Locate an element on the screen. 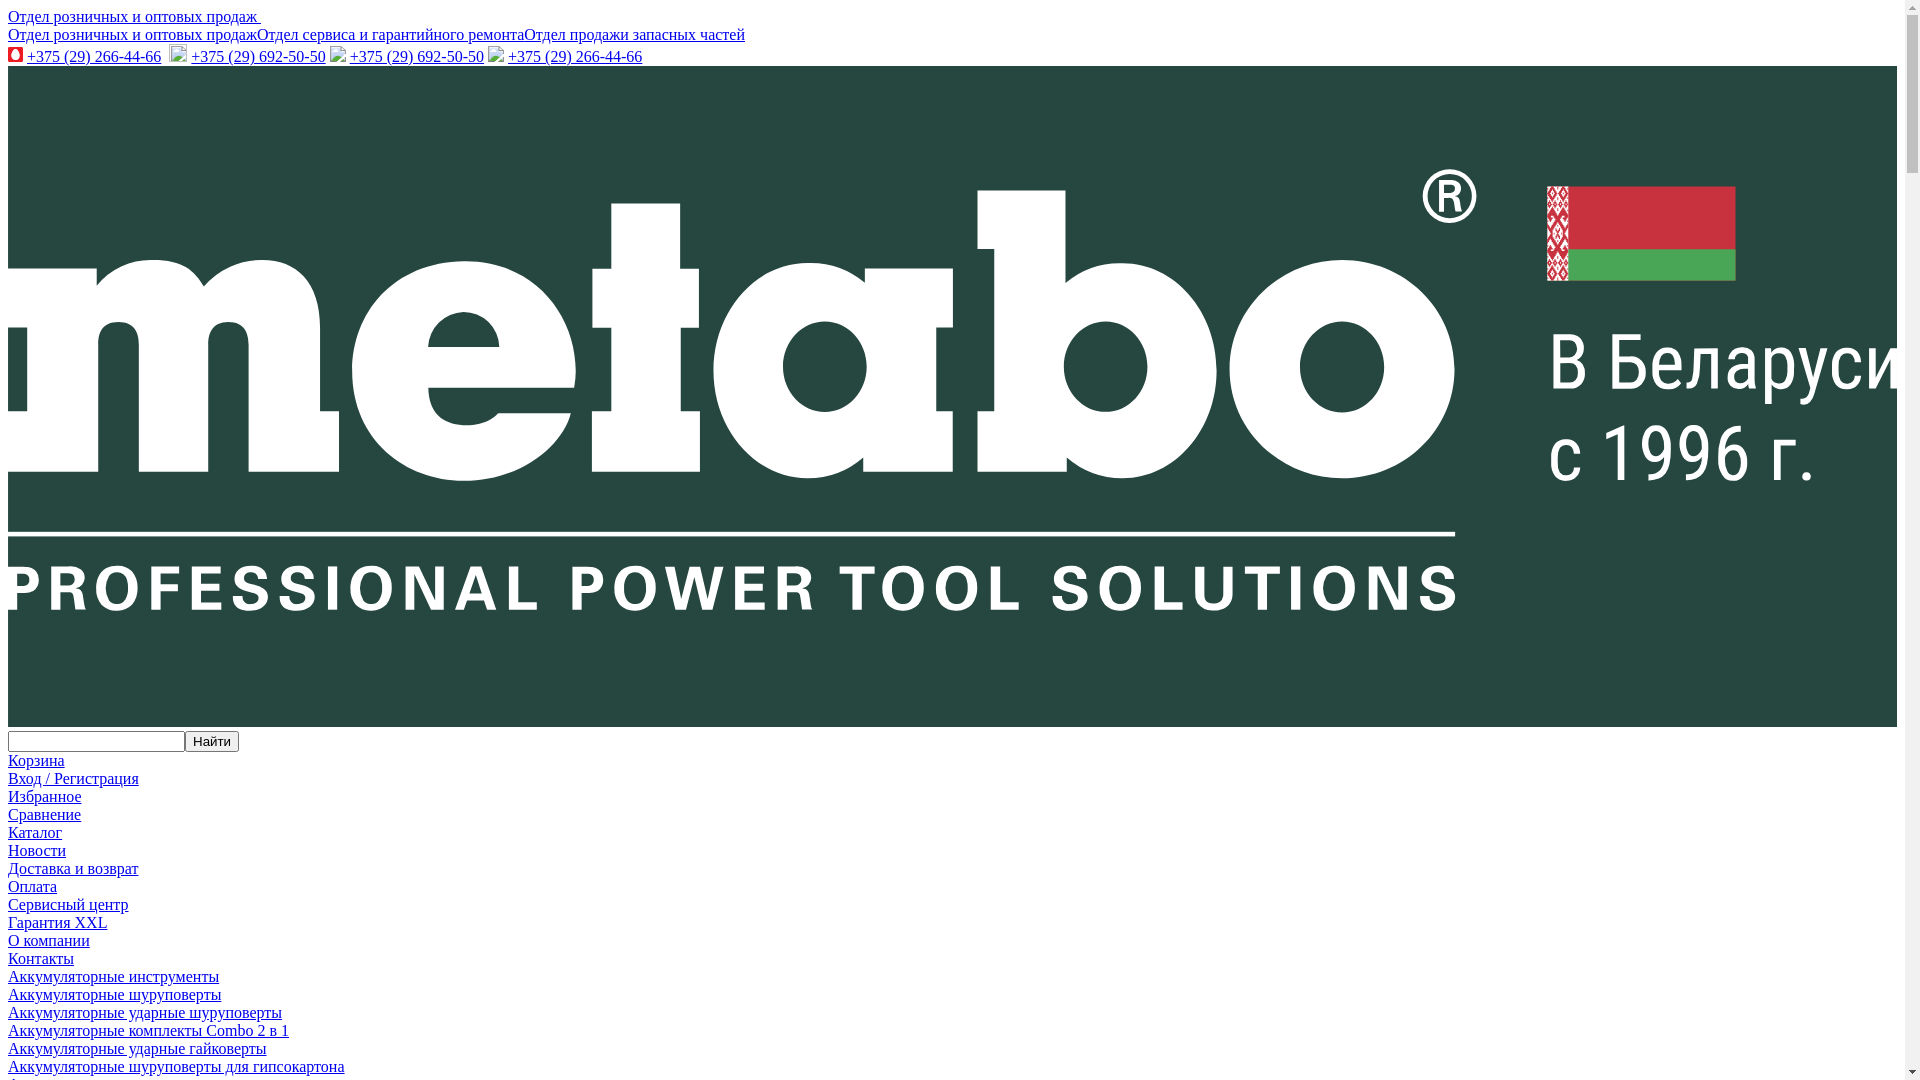 The width and height of the screenshot is (1920, 1080). '+375 (29) 266-44-66' is located at coordinates (574, 55).